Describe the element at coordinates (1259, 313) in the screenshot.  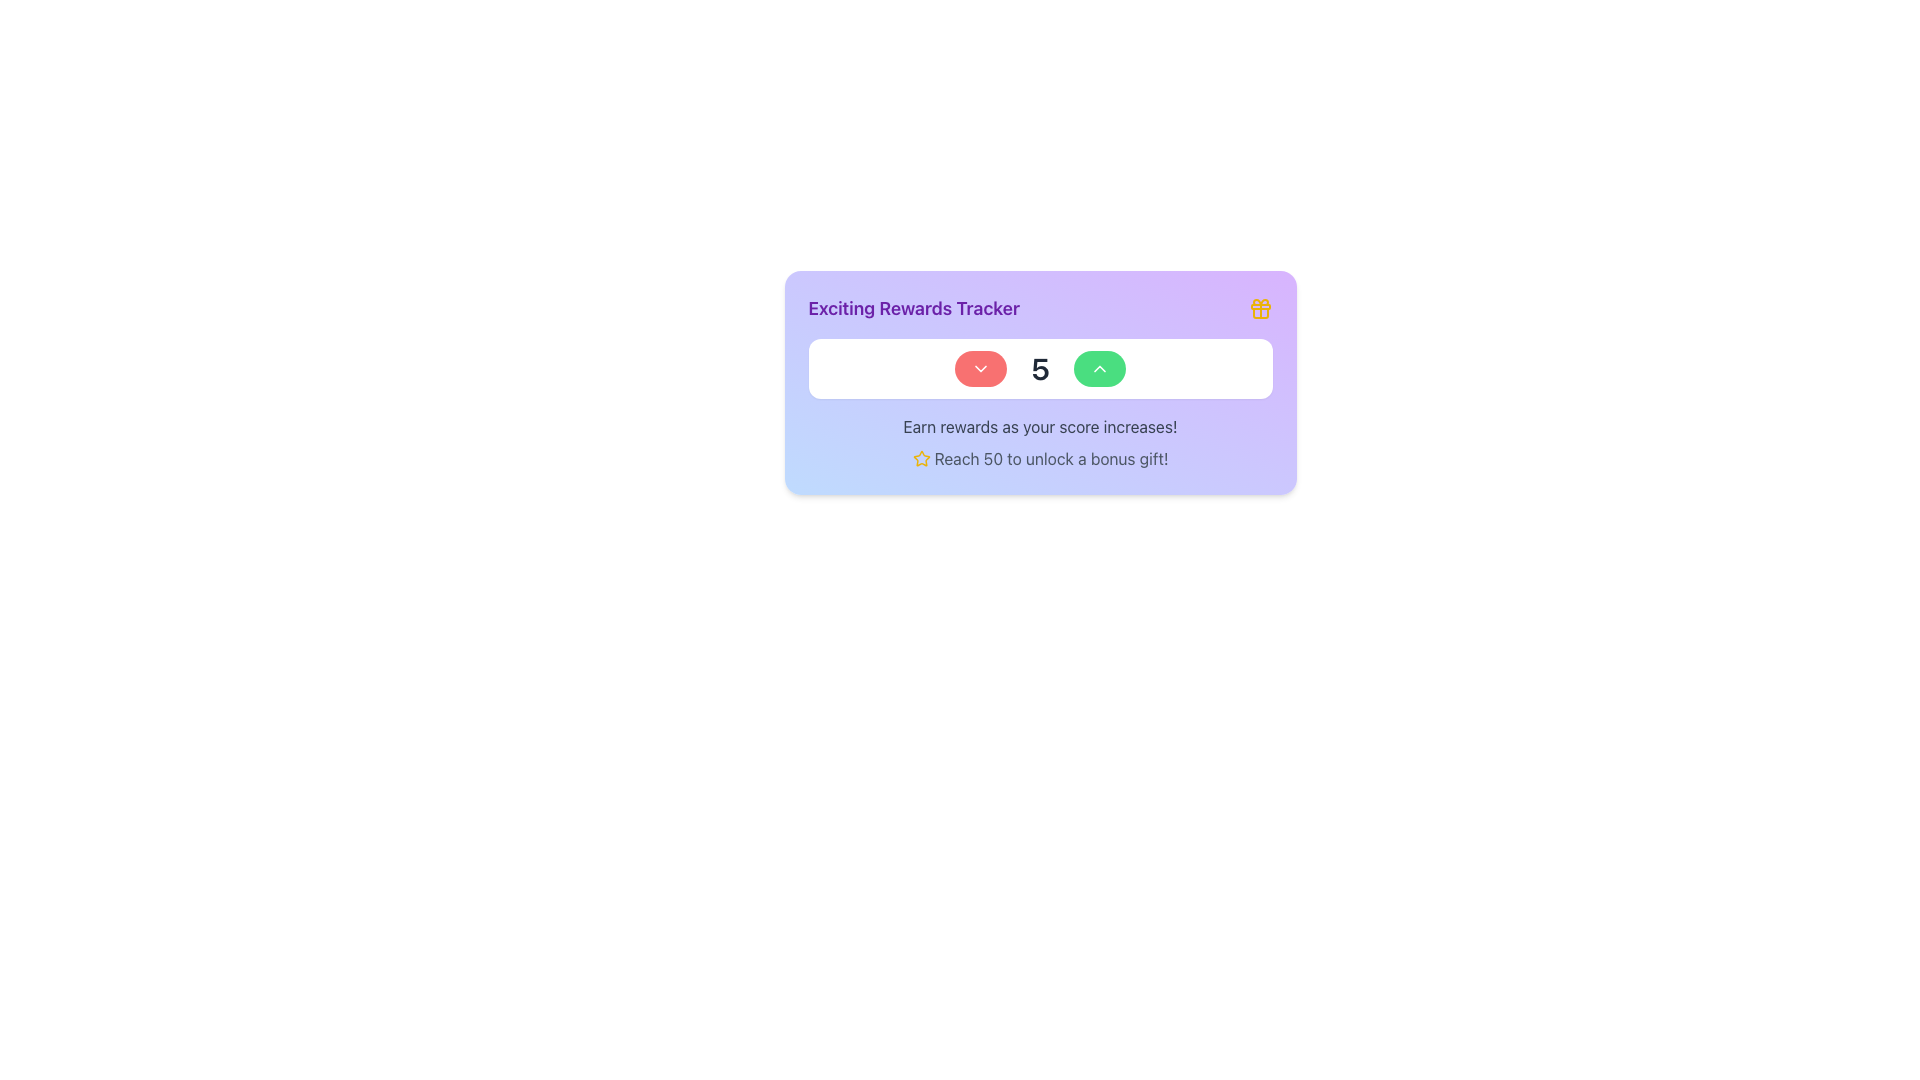
I see `the bottom graphical segment of the gift box icon located in the top-right corner of the UI card` at that location.